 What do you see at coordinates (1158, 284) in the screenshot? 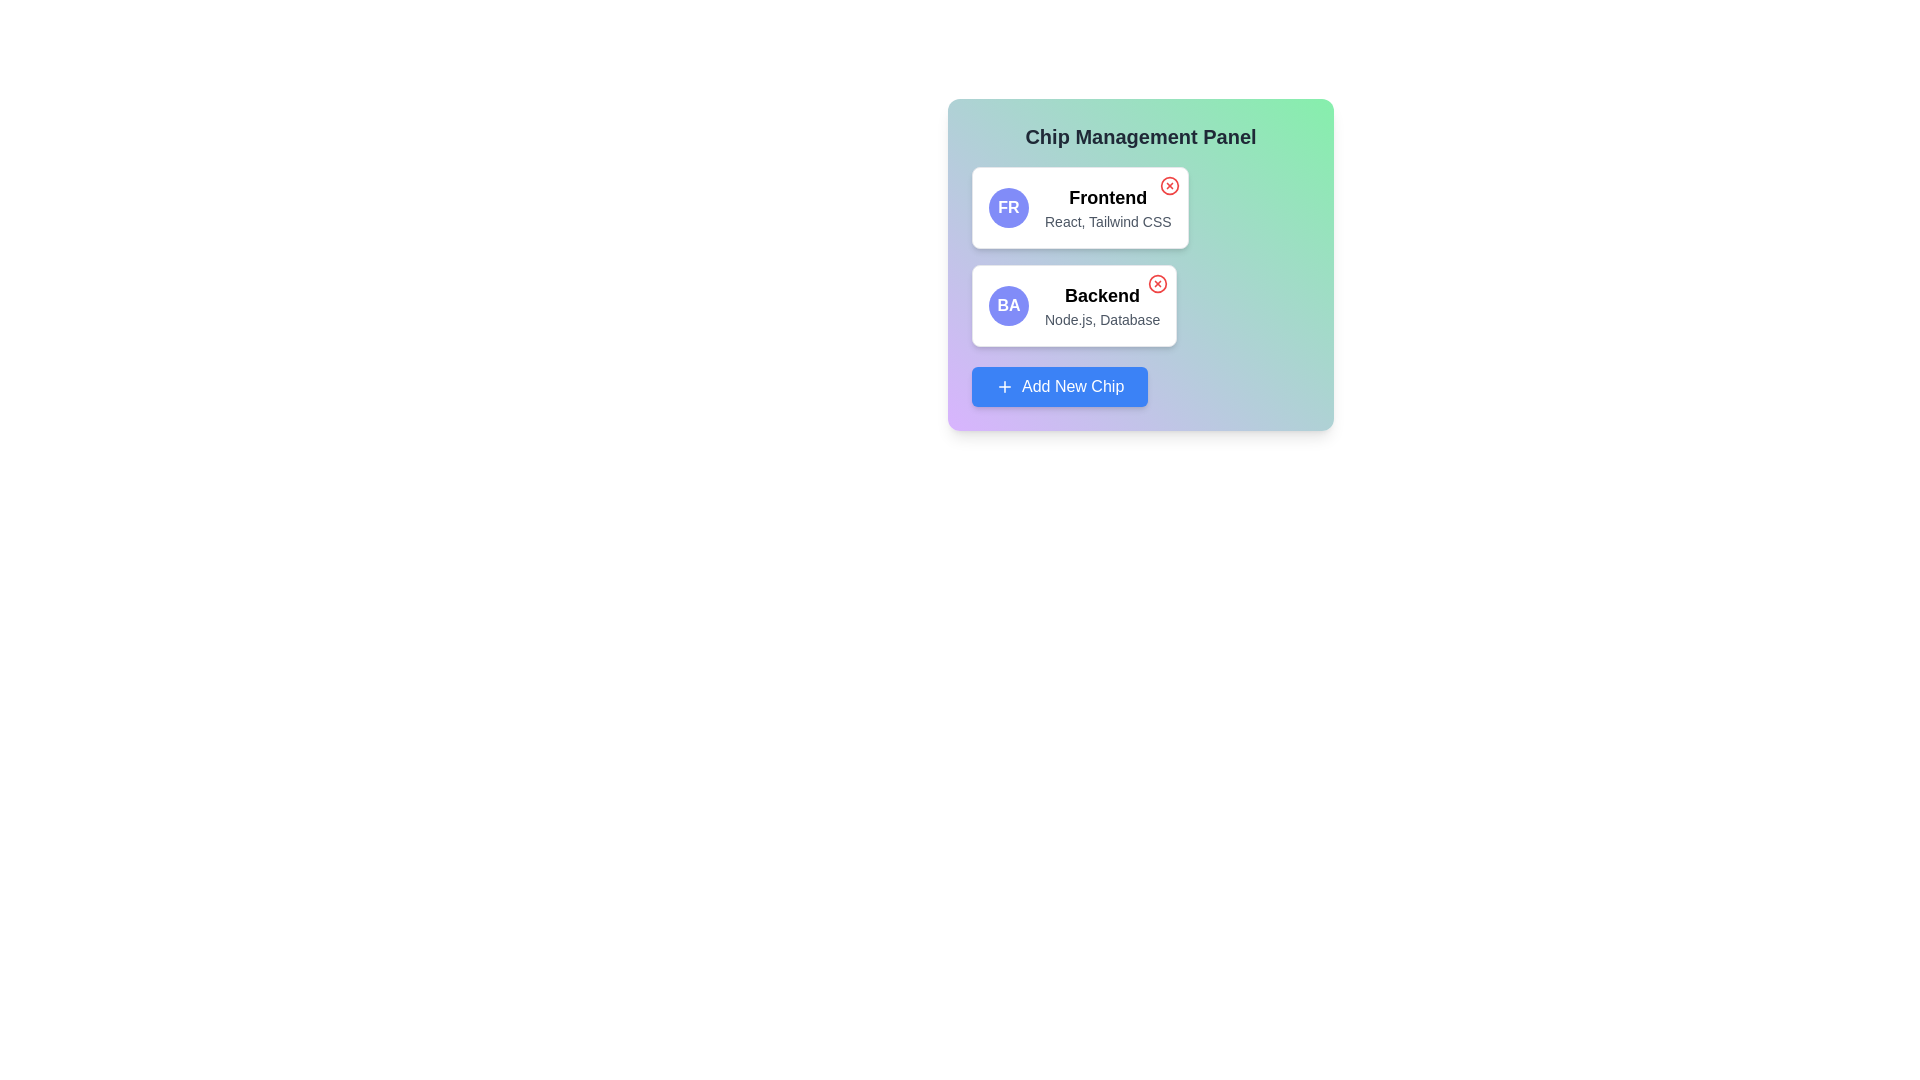
I see `the chip labeled Backend by clicking its close button` at bounding box center [1158, 284].